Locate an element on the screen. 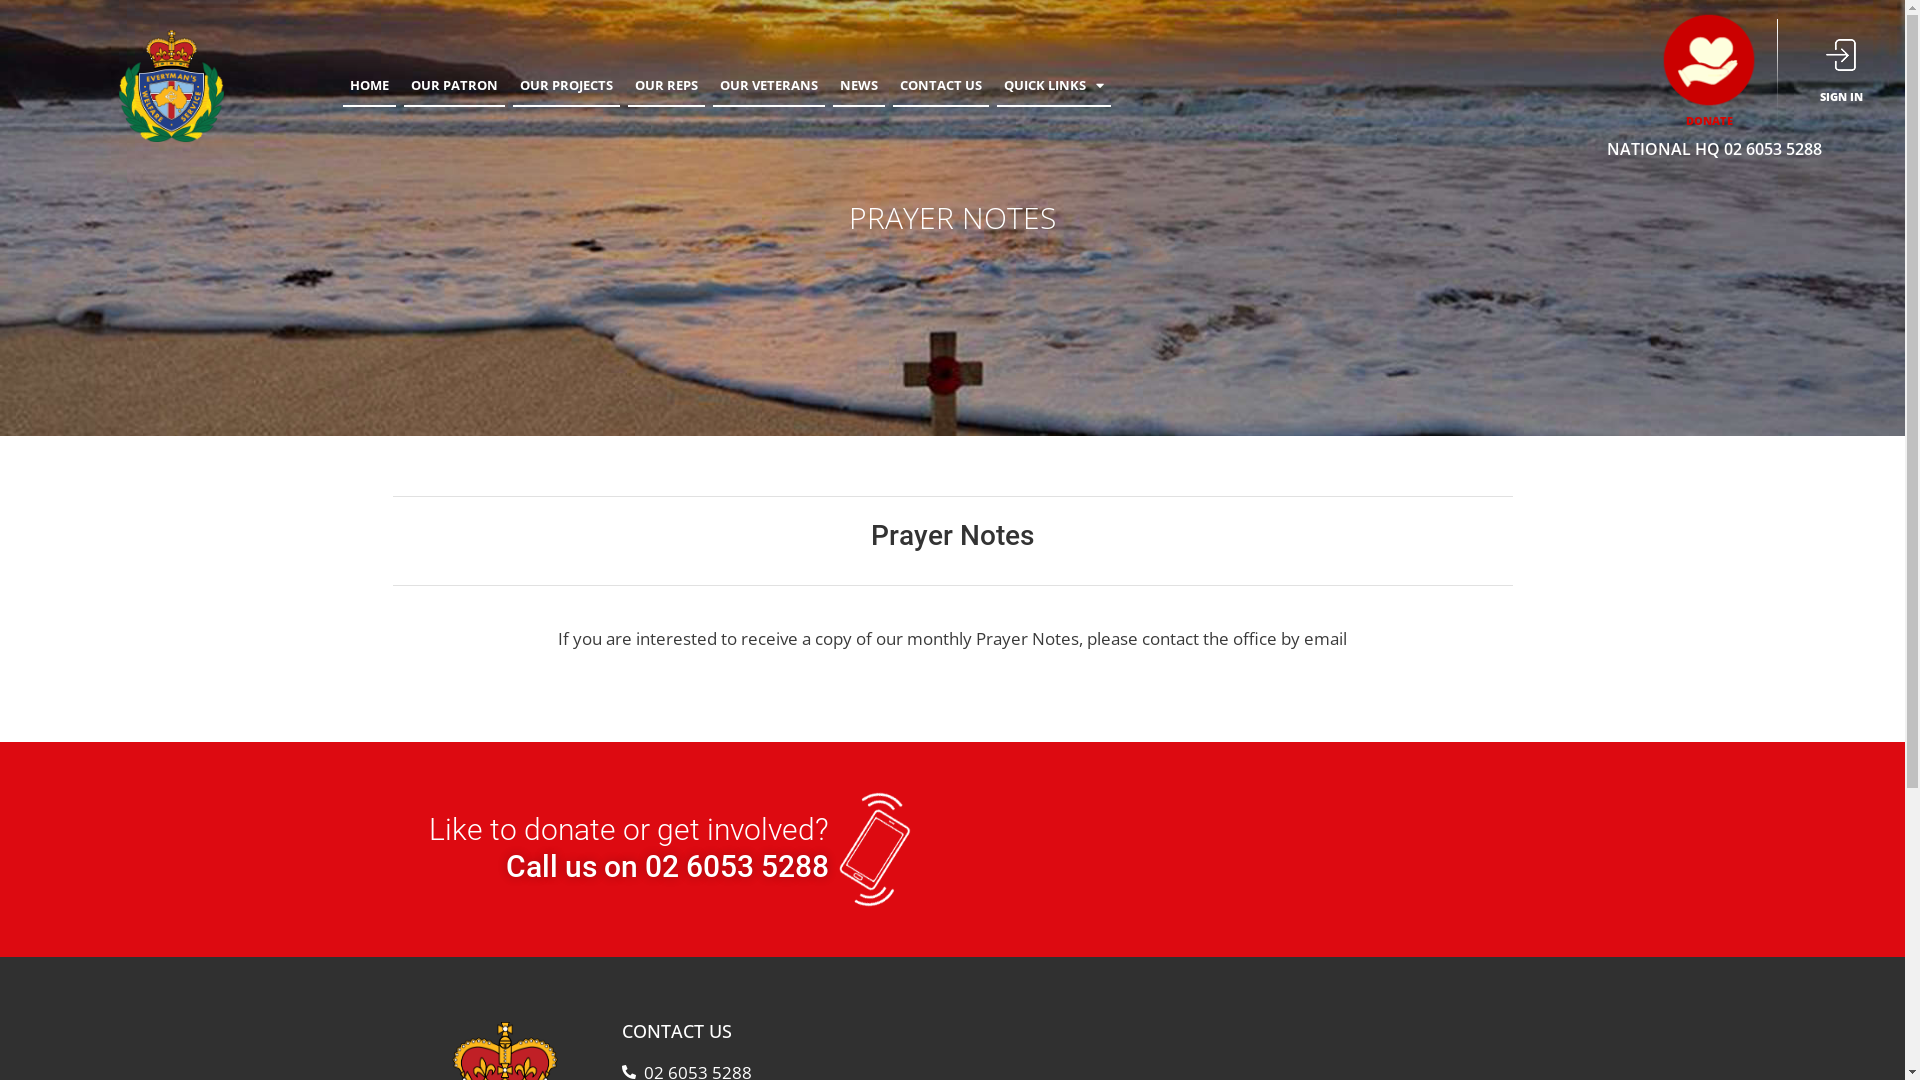  'OUR PATRON' is located at coordinates (453, 84).